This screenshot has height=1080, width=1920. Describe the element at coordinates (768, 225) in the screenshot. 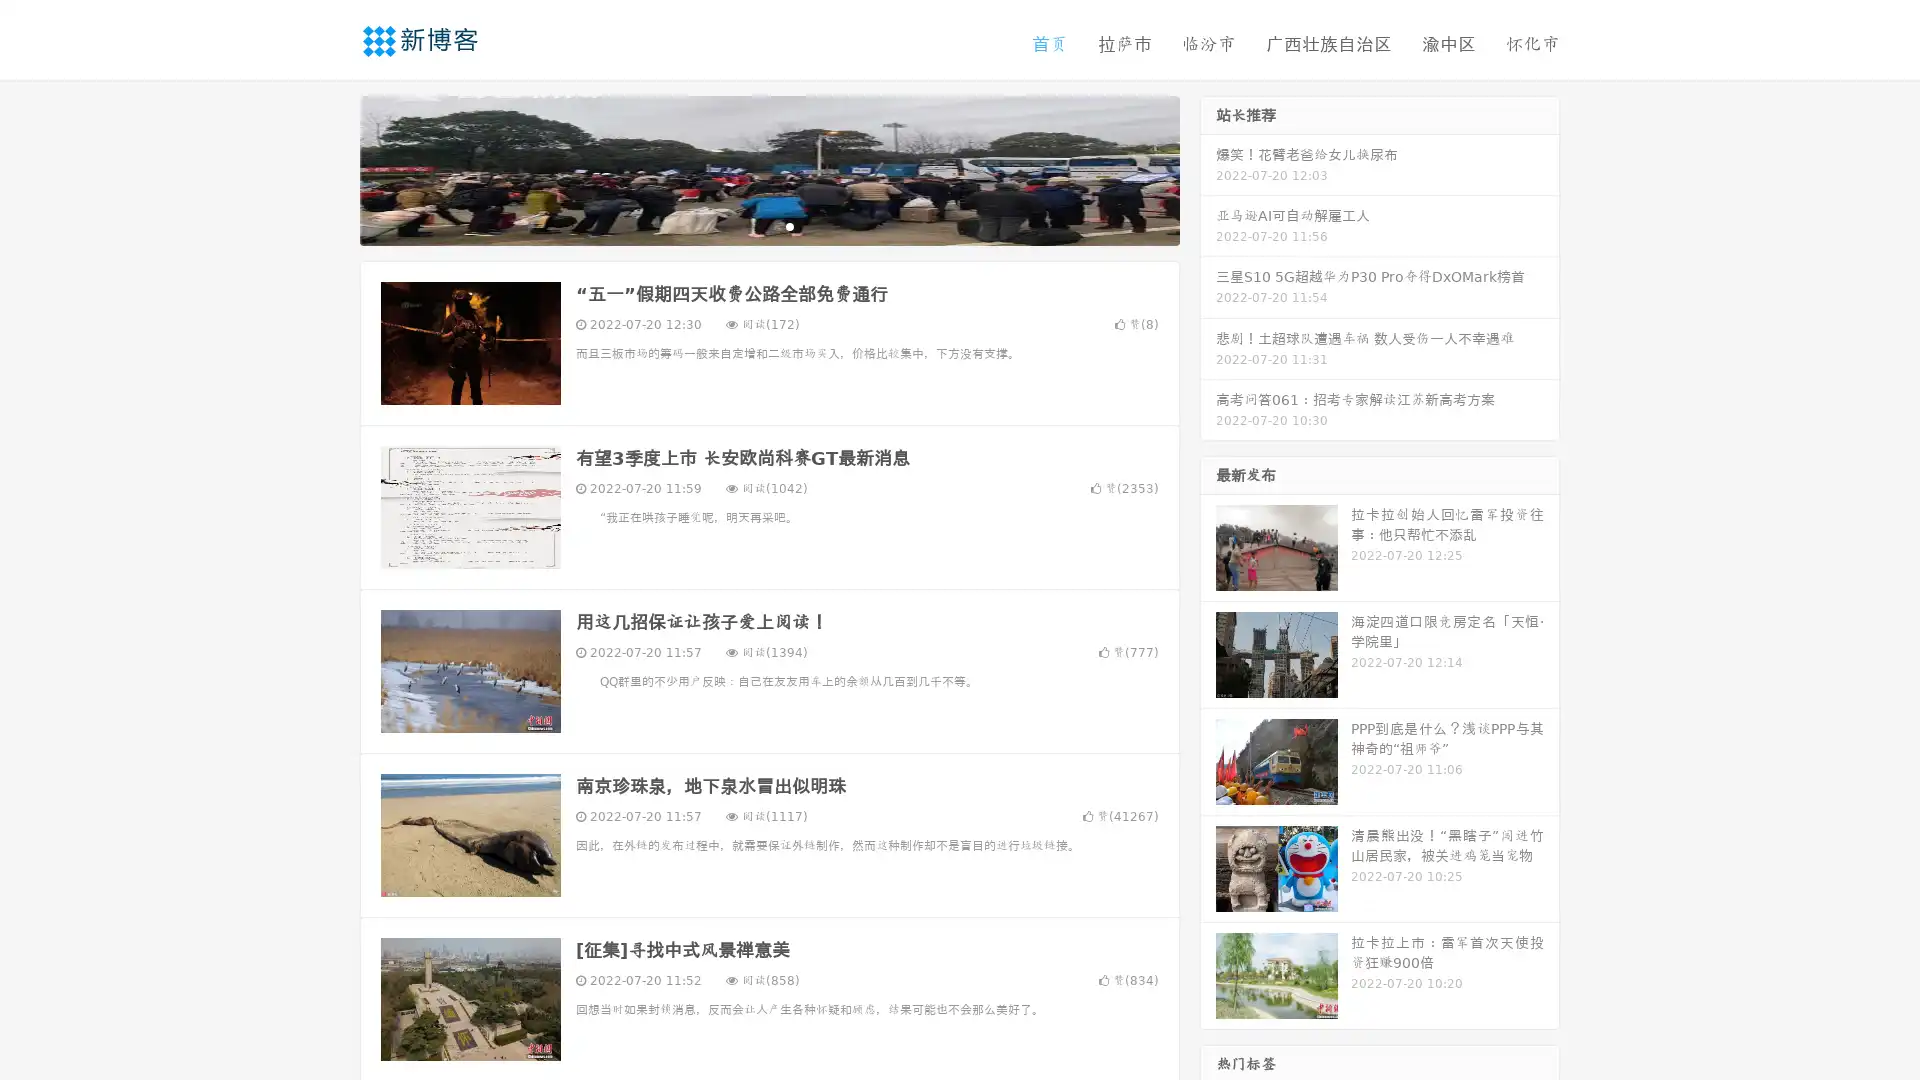

I see `Go to slide 2` at that location.